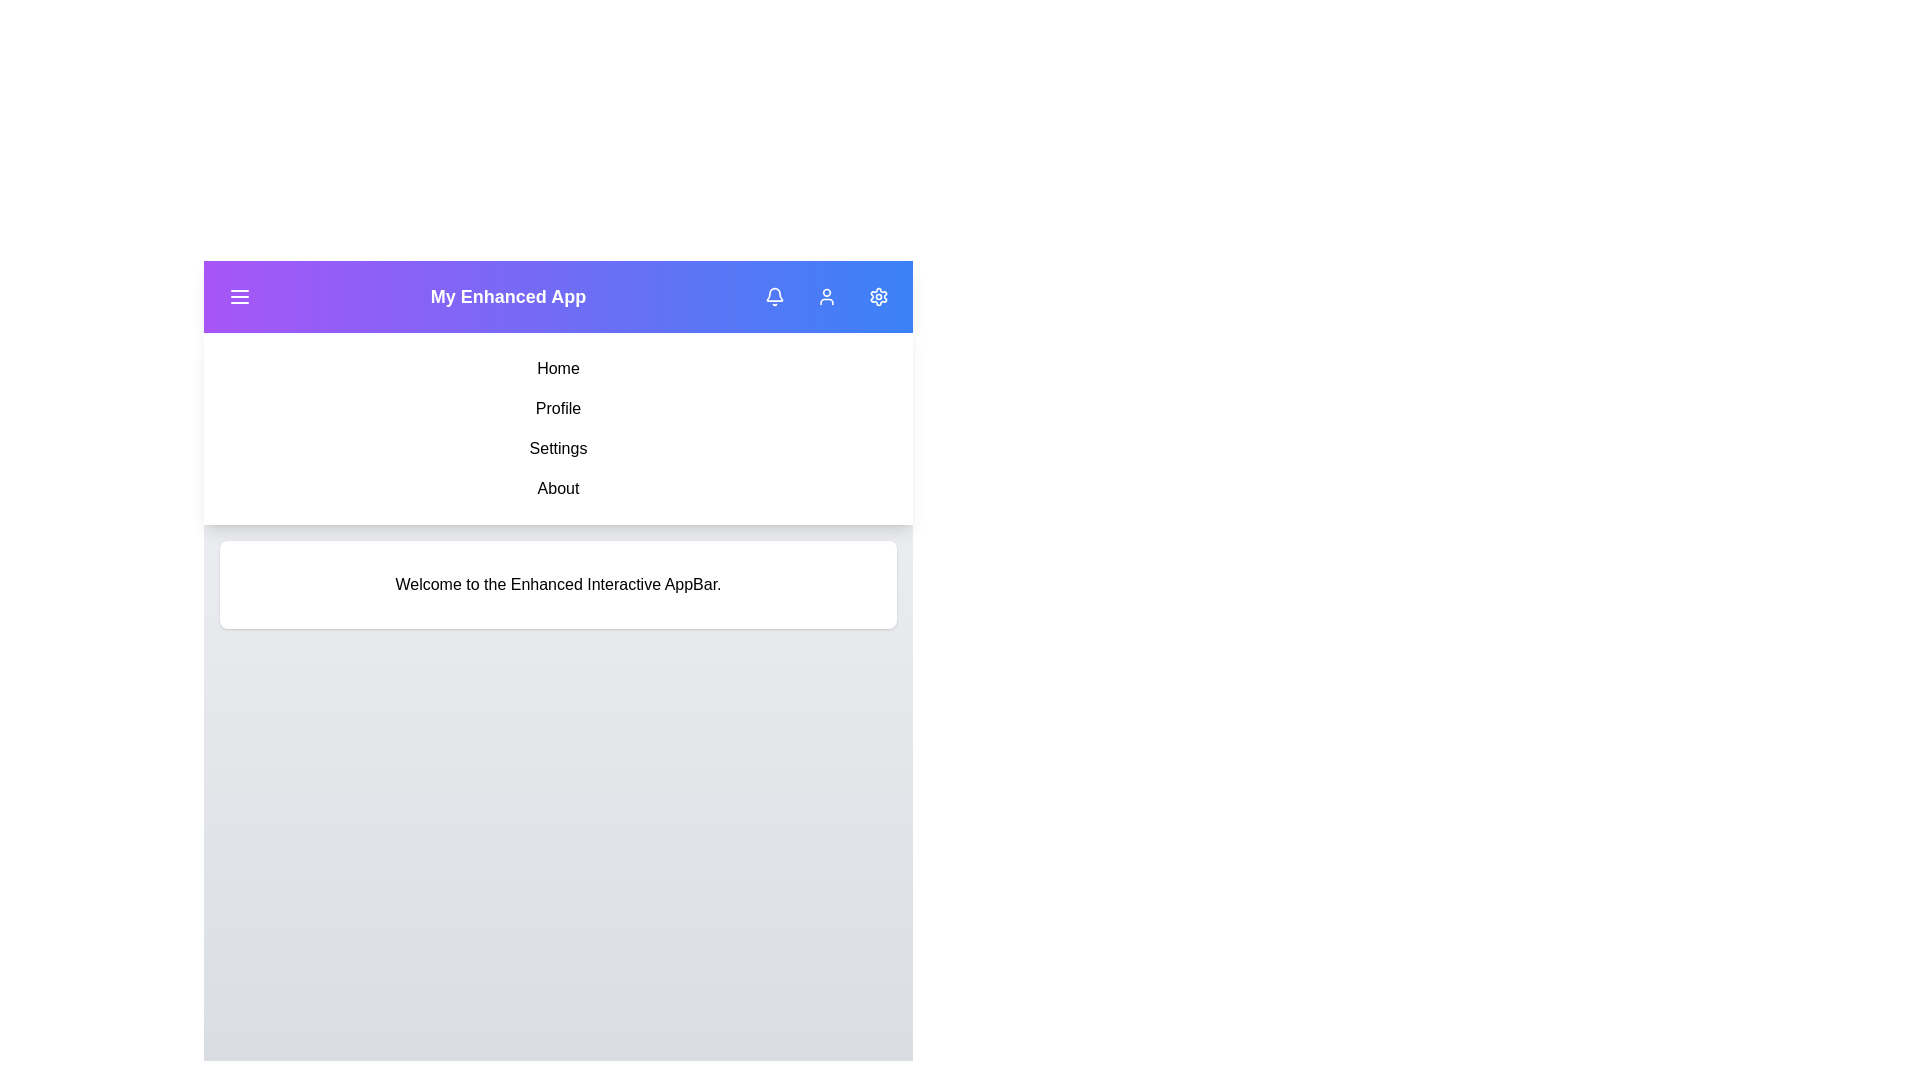 The height and width of the screenshot is (1080, 1920). Describe the element at coordinates (558, 407) in the screenshot. I see `the menu item Profile to navigate to the corresponding section` at that location.